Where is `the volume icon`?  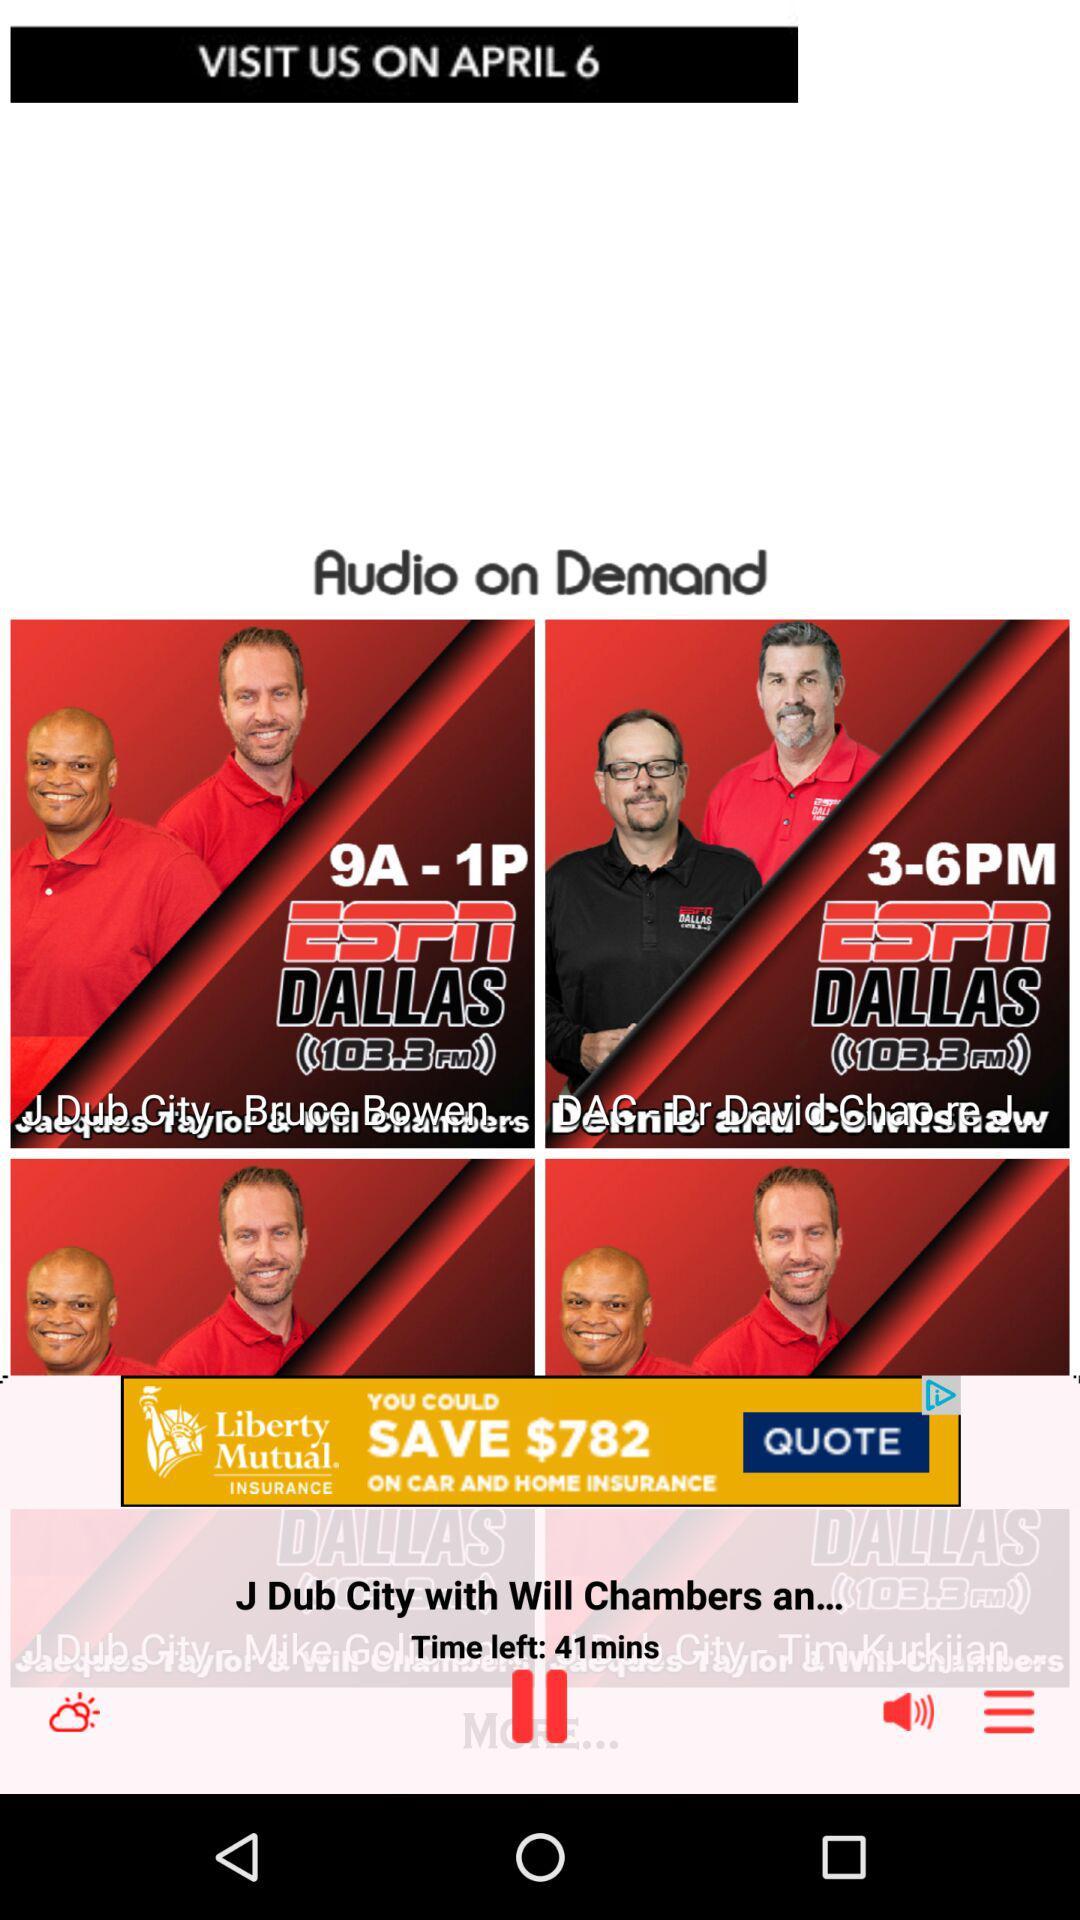 the volume icon is located at coordinates (908, 1832).